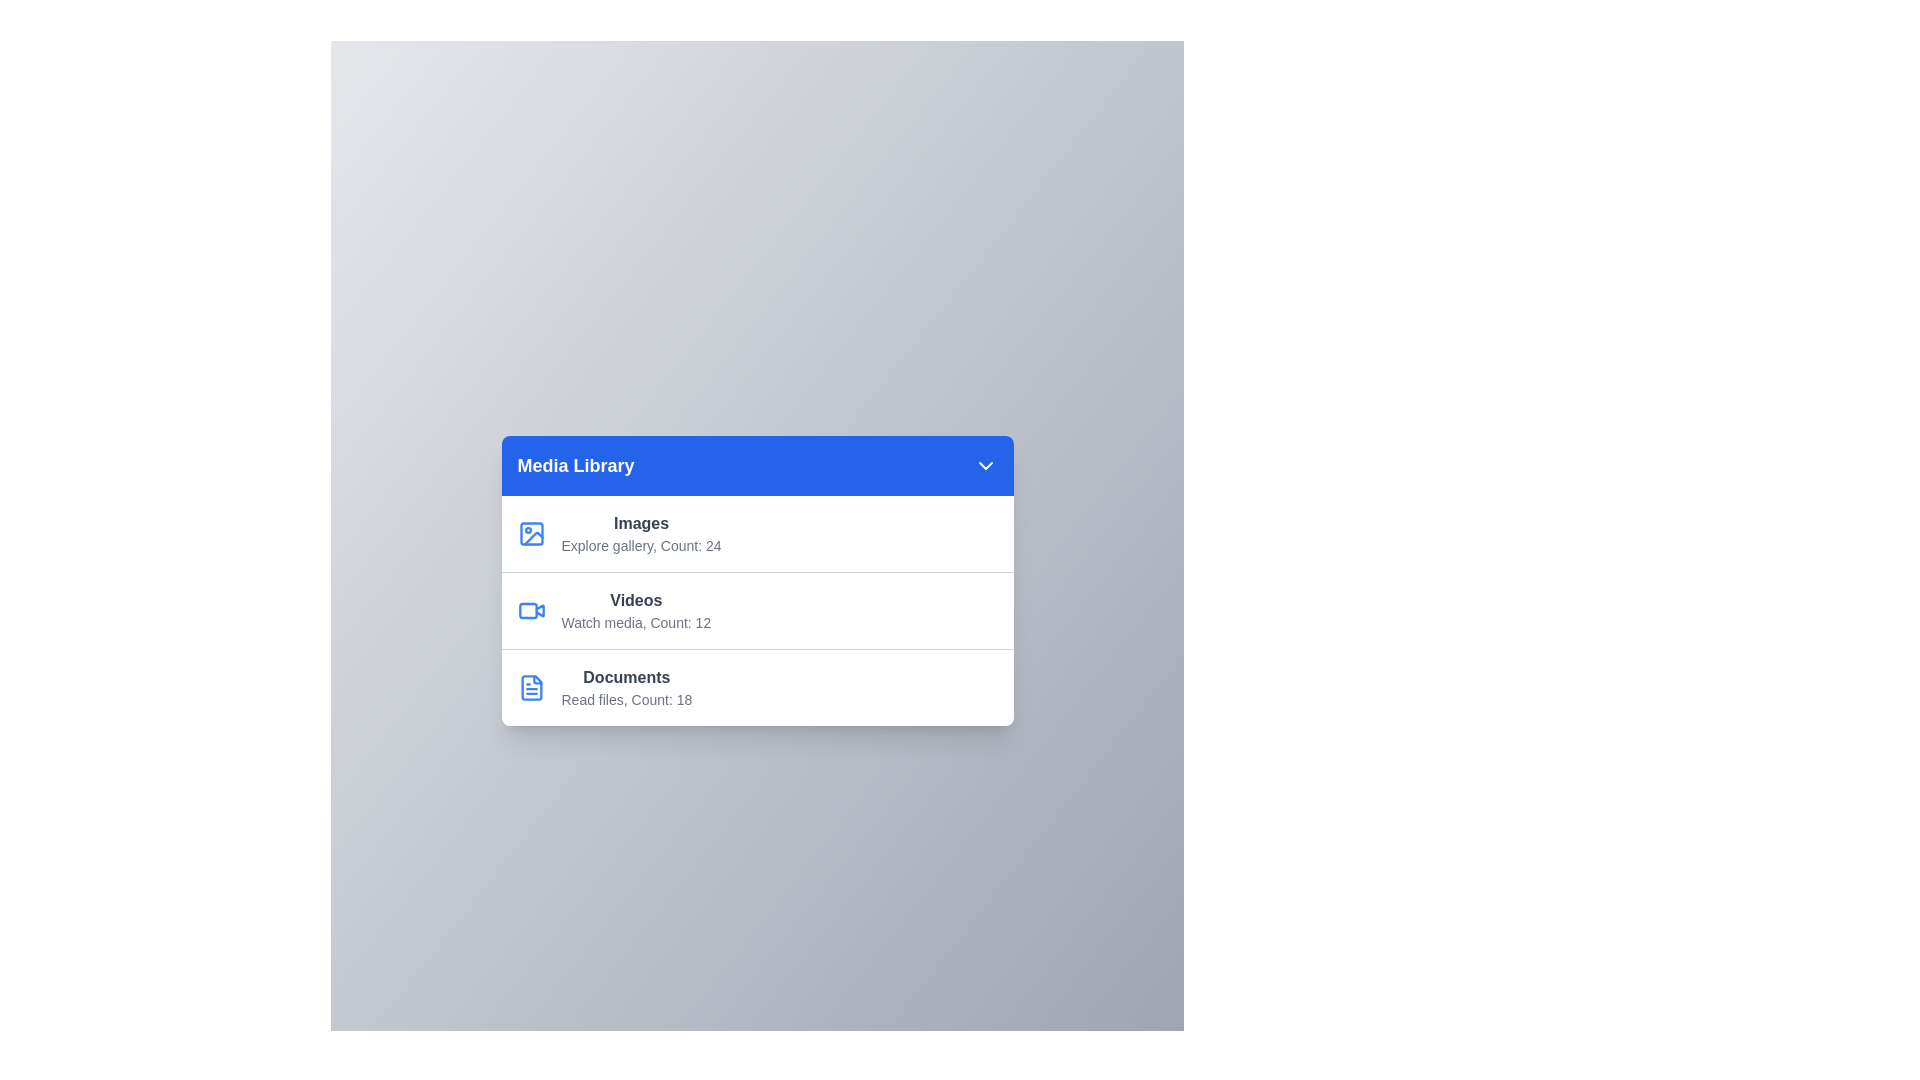 Image resolution: width=1920 pixels, height=1080 pixels. I want to click on the media item Documents from the menu, so click(756, 686).